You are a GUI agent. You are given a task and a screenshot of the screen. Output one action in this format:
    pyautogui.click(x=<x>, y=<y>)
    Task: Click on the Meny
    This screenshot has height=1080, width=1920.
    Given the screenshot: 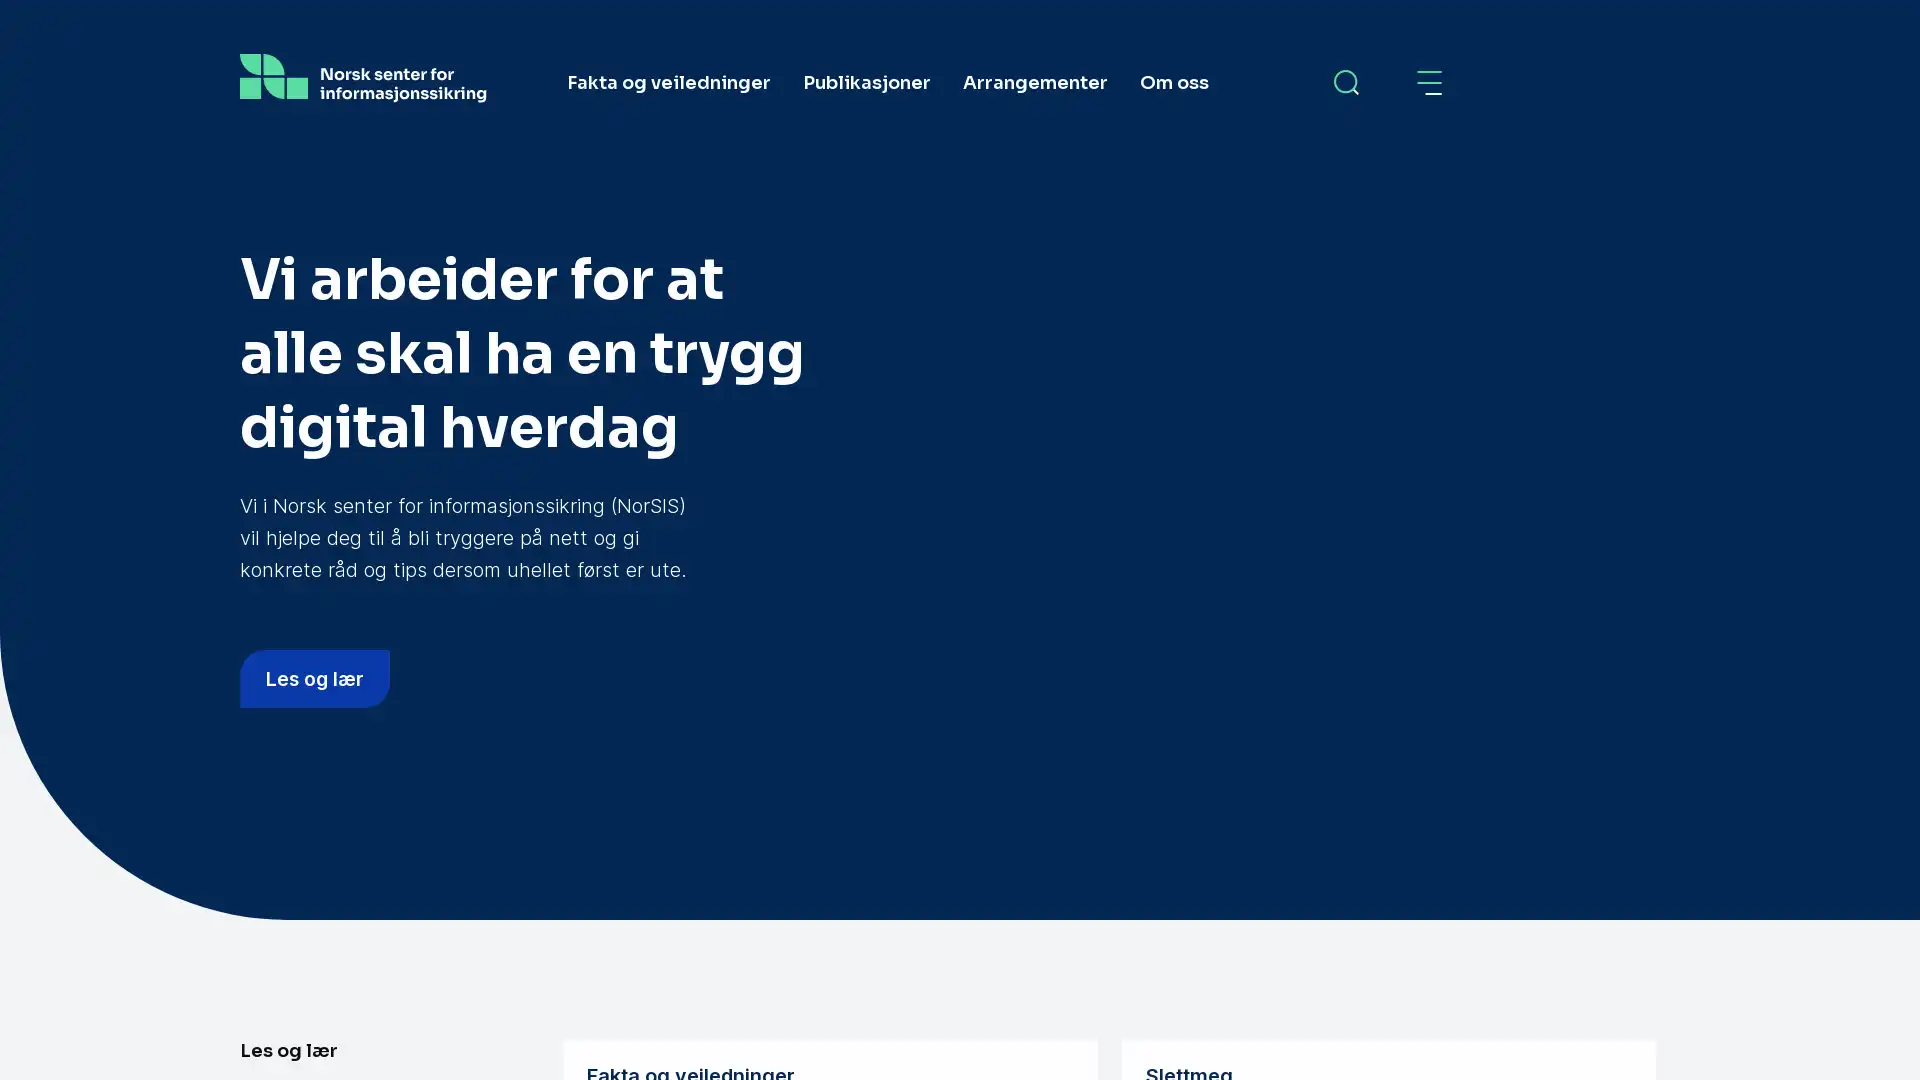 What is the action you would take?
    pyautogui.click(x=1430, y=82)
    